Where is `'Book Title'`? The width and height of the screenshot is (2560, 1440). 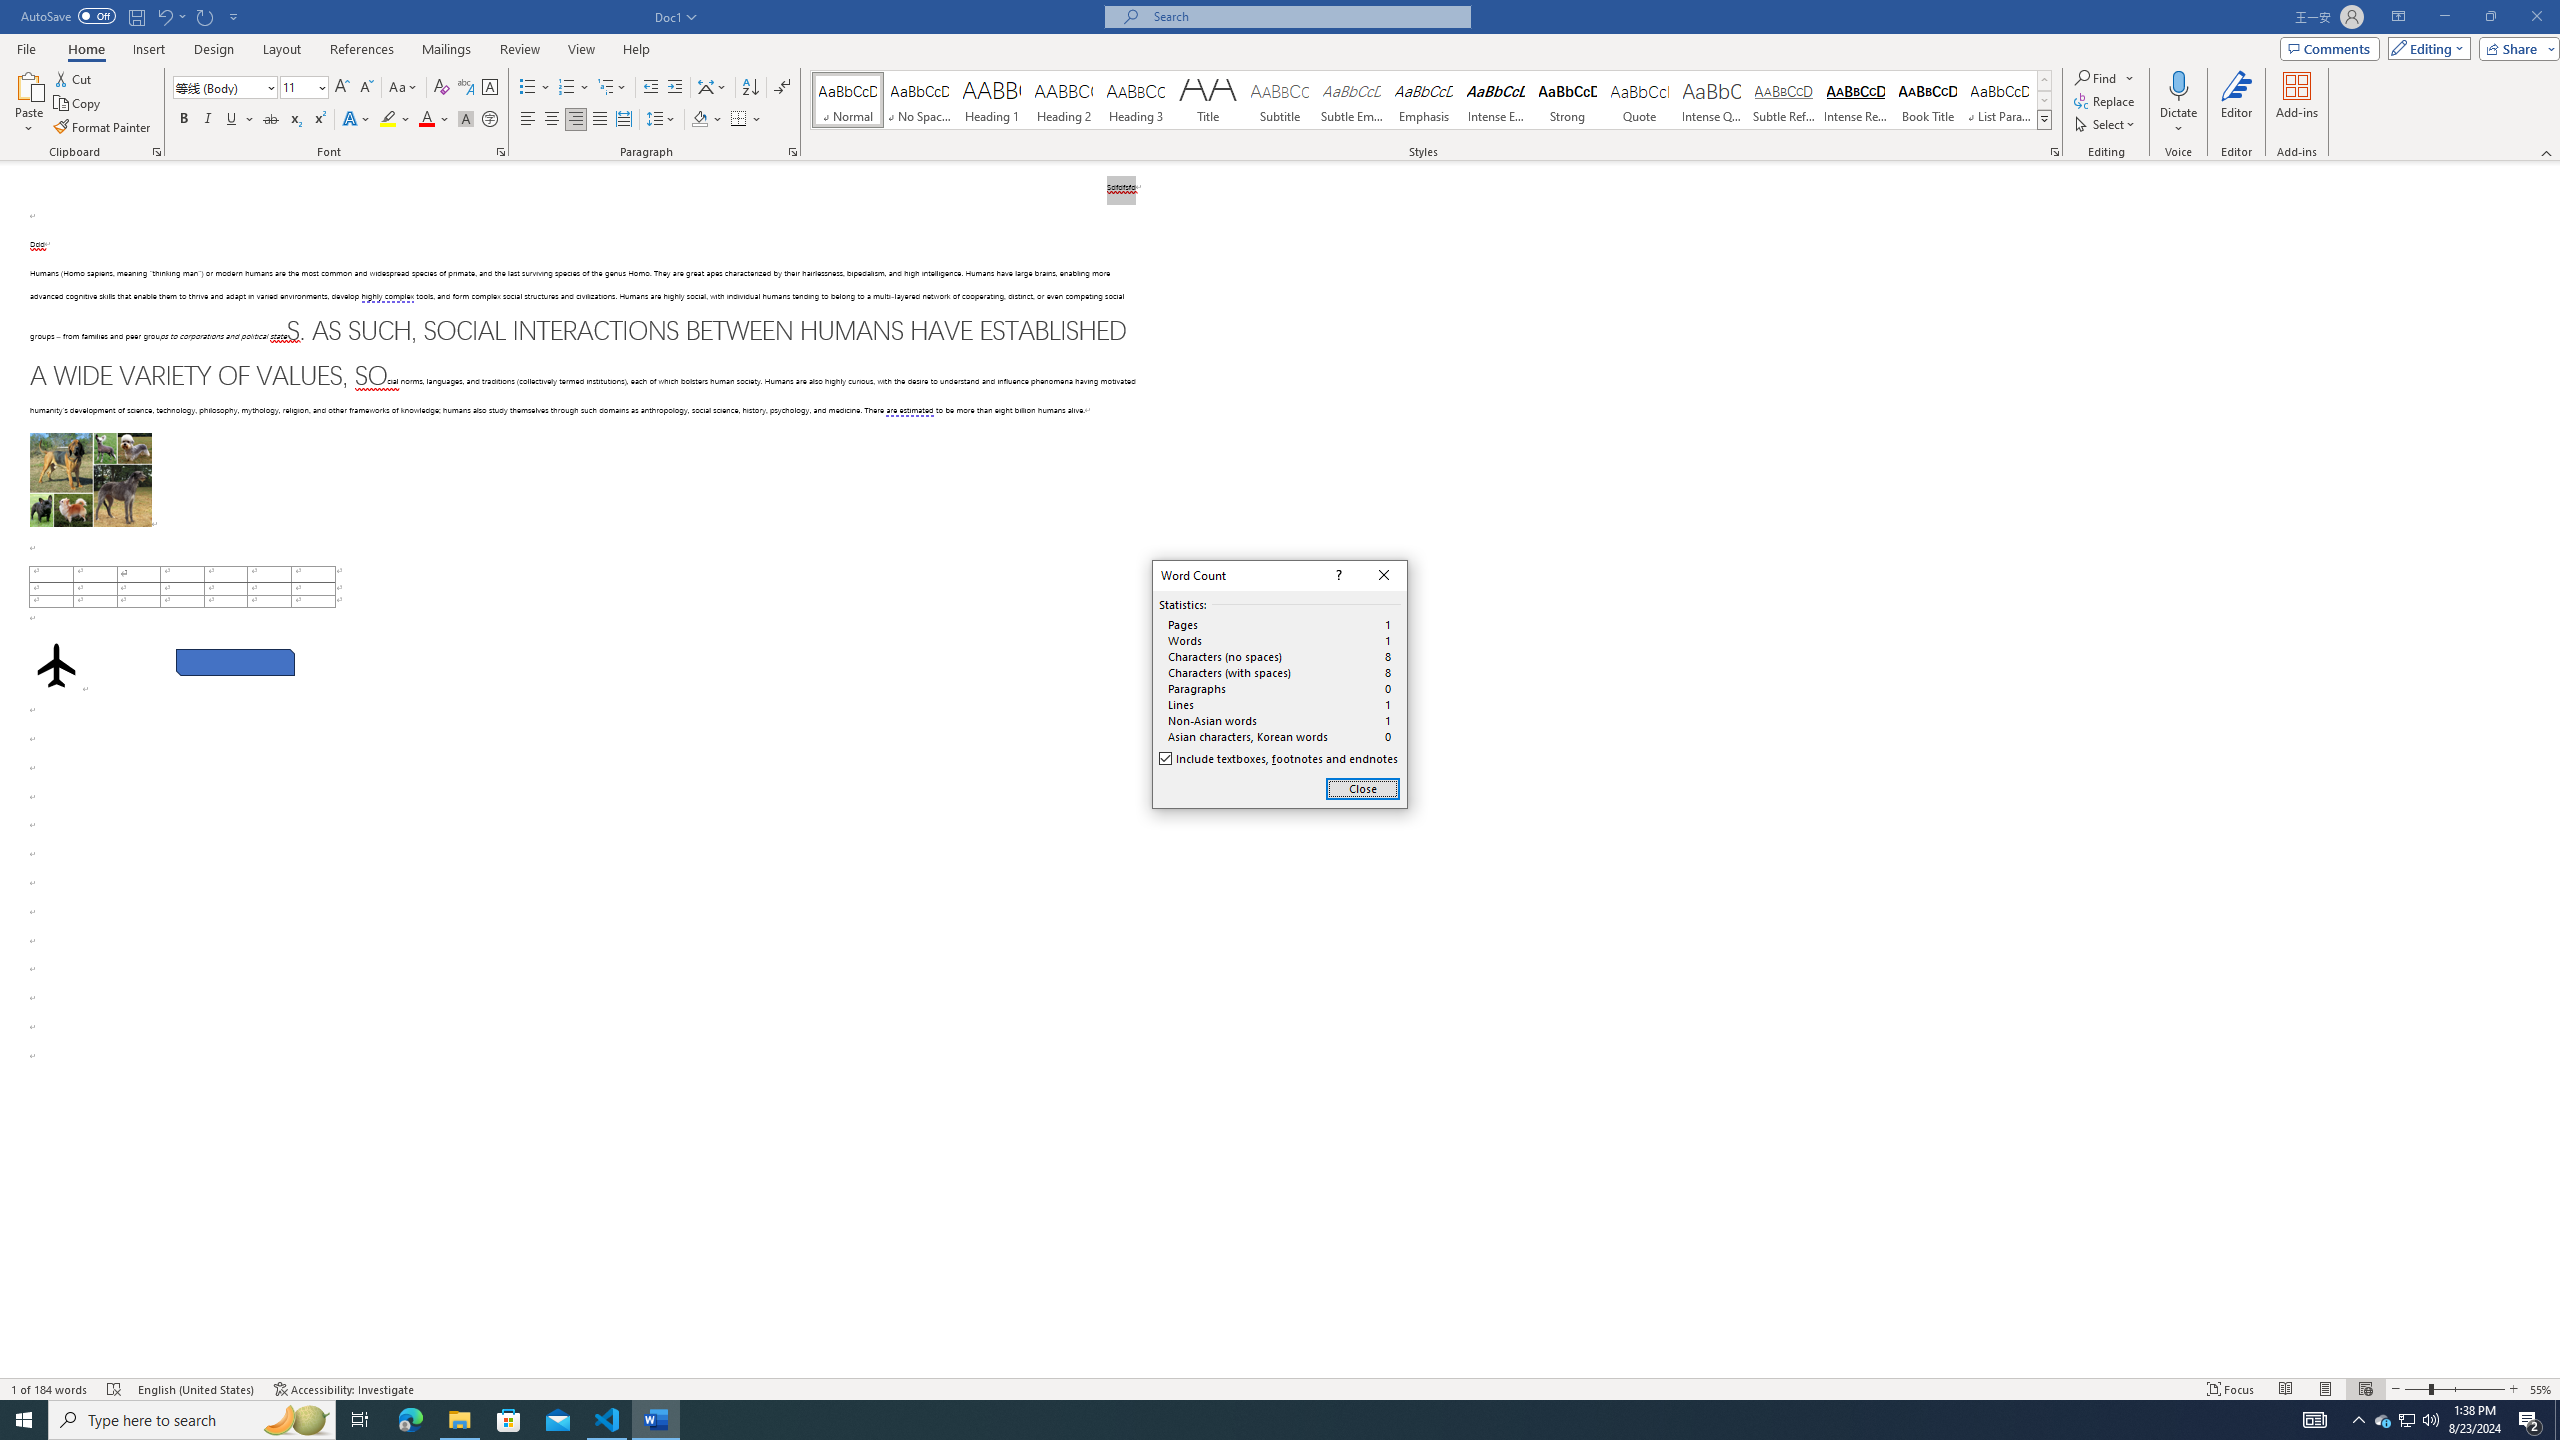 'Book Title' is located at coordinates (1927, 99).